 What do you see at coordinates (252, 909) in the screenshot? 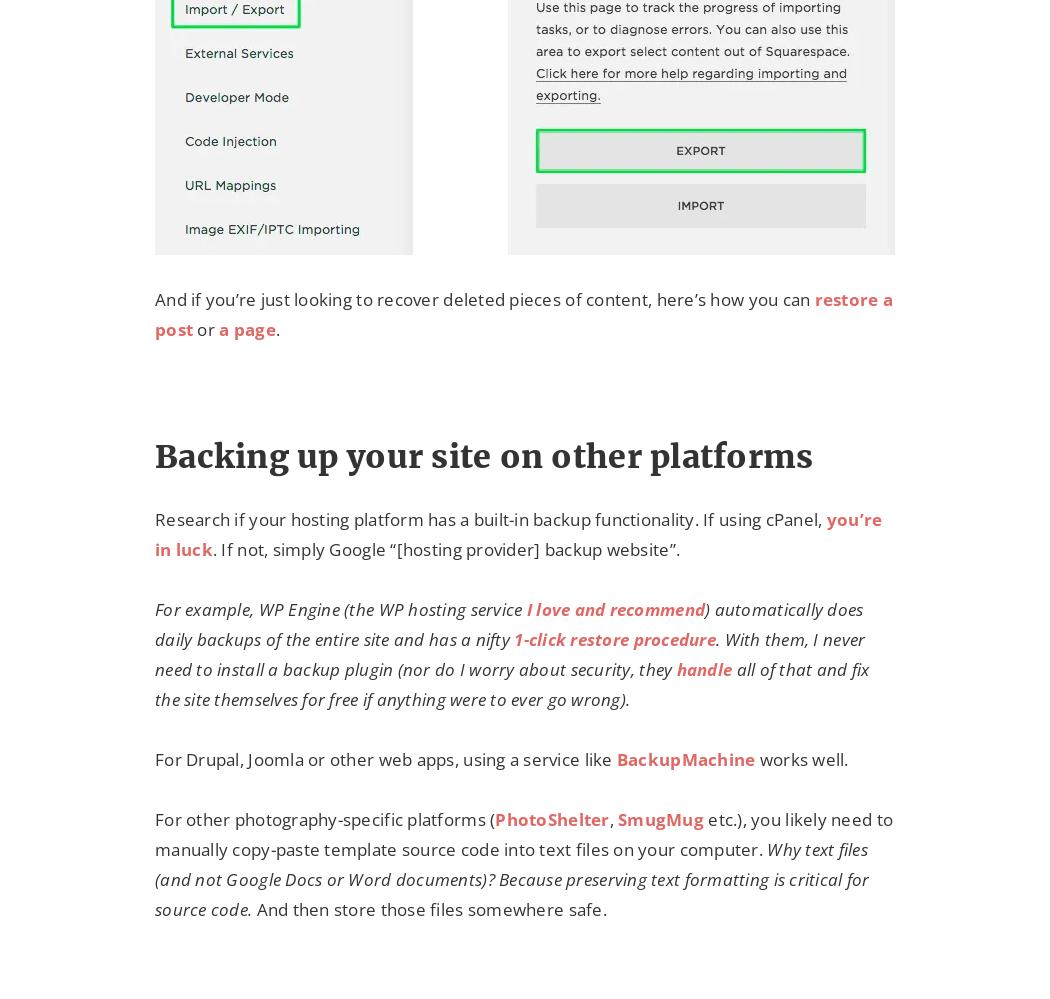
I see `'And then store those files somewhere safe.'` at bounding box center [252, 909].